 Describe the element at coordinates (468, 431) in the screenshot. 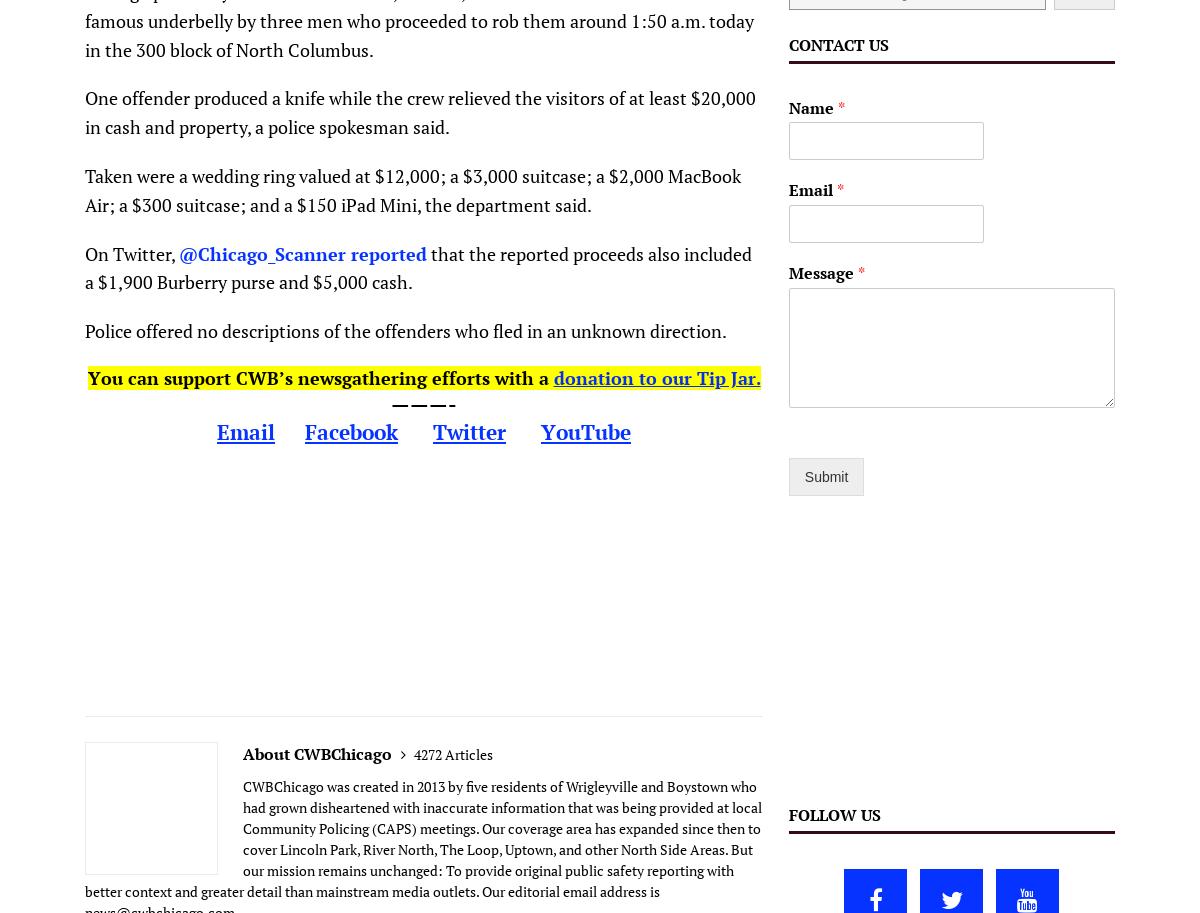

I see `'Twitter'` at that location.